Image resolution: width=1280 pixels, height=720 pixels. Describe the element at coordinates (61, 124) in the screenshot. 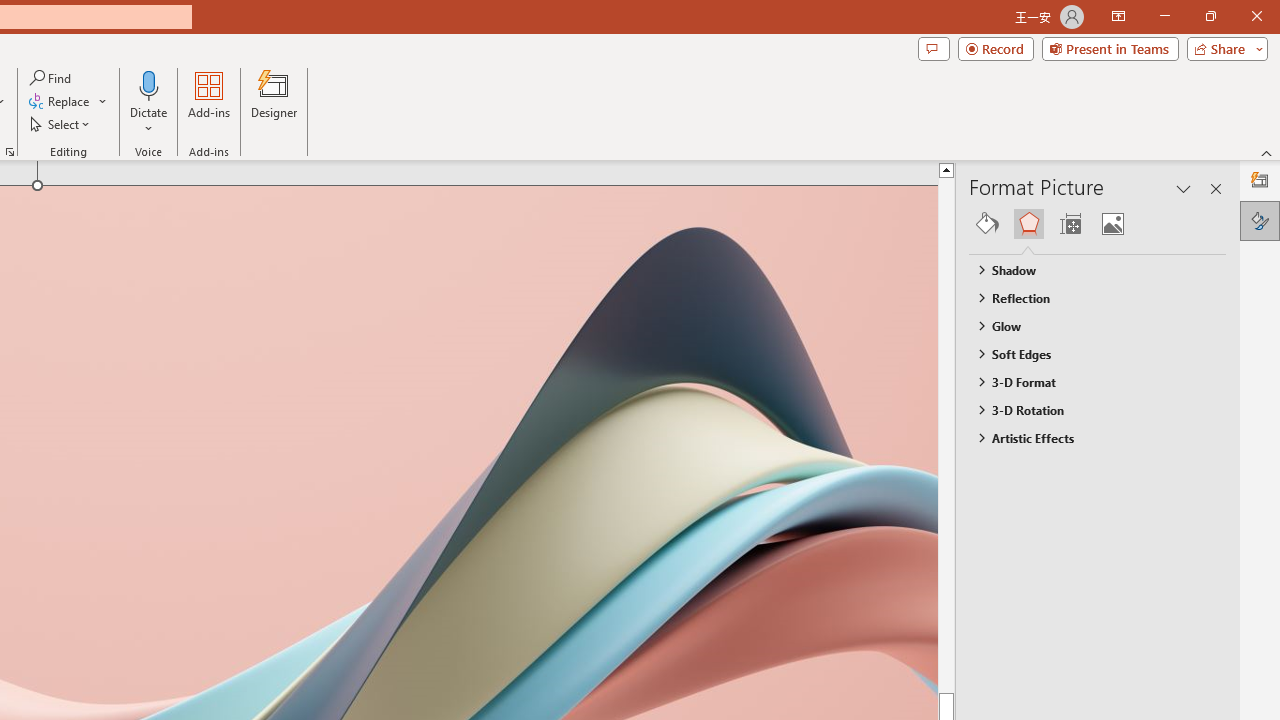

I see `'Select'` at that location.